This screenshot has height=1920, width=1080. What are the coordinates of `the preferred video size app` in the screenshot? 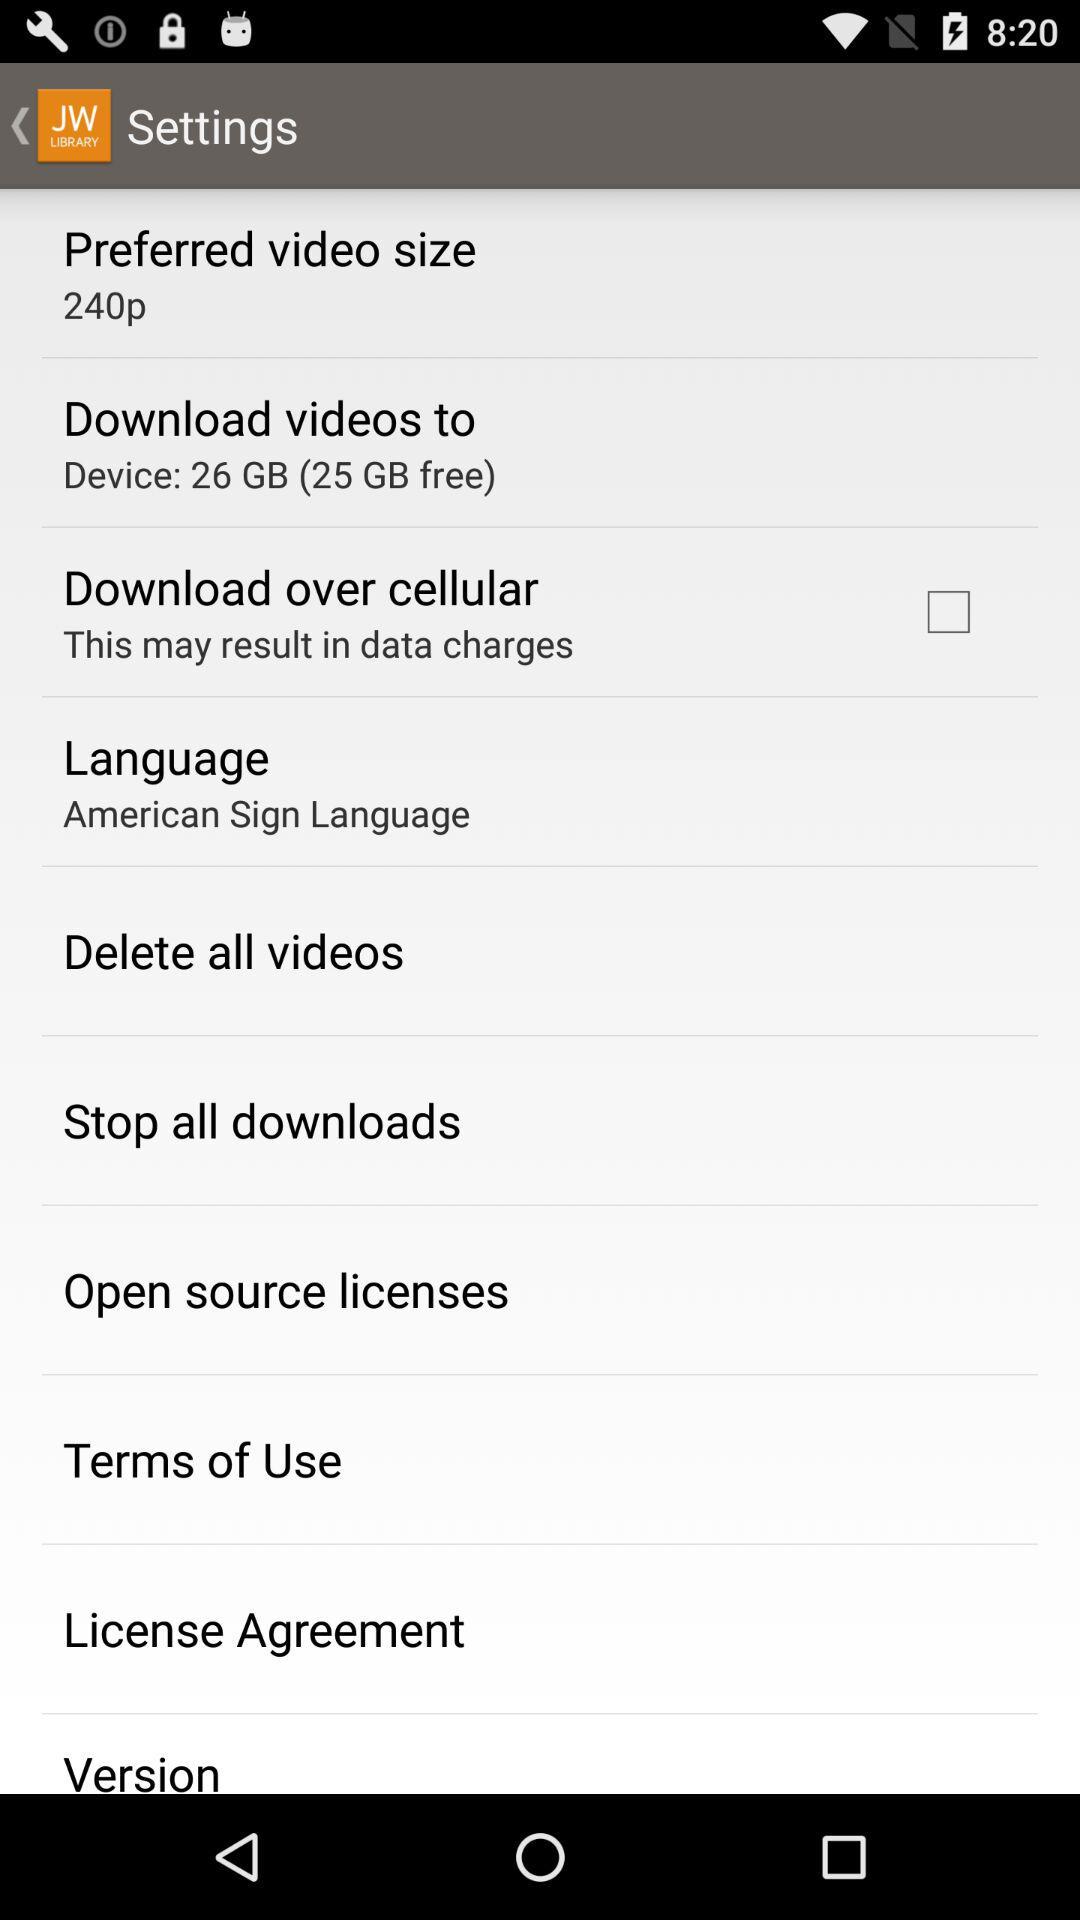 It's located at (268, 246).